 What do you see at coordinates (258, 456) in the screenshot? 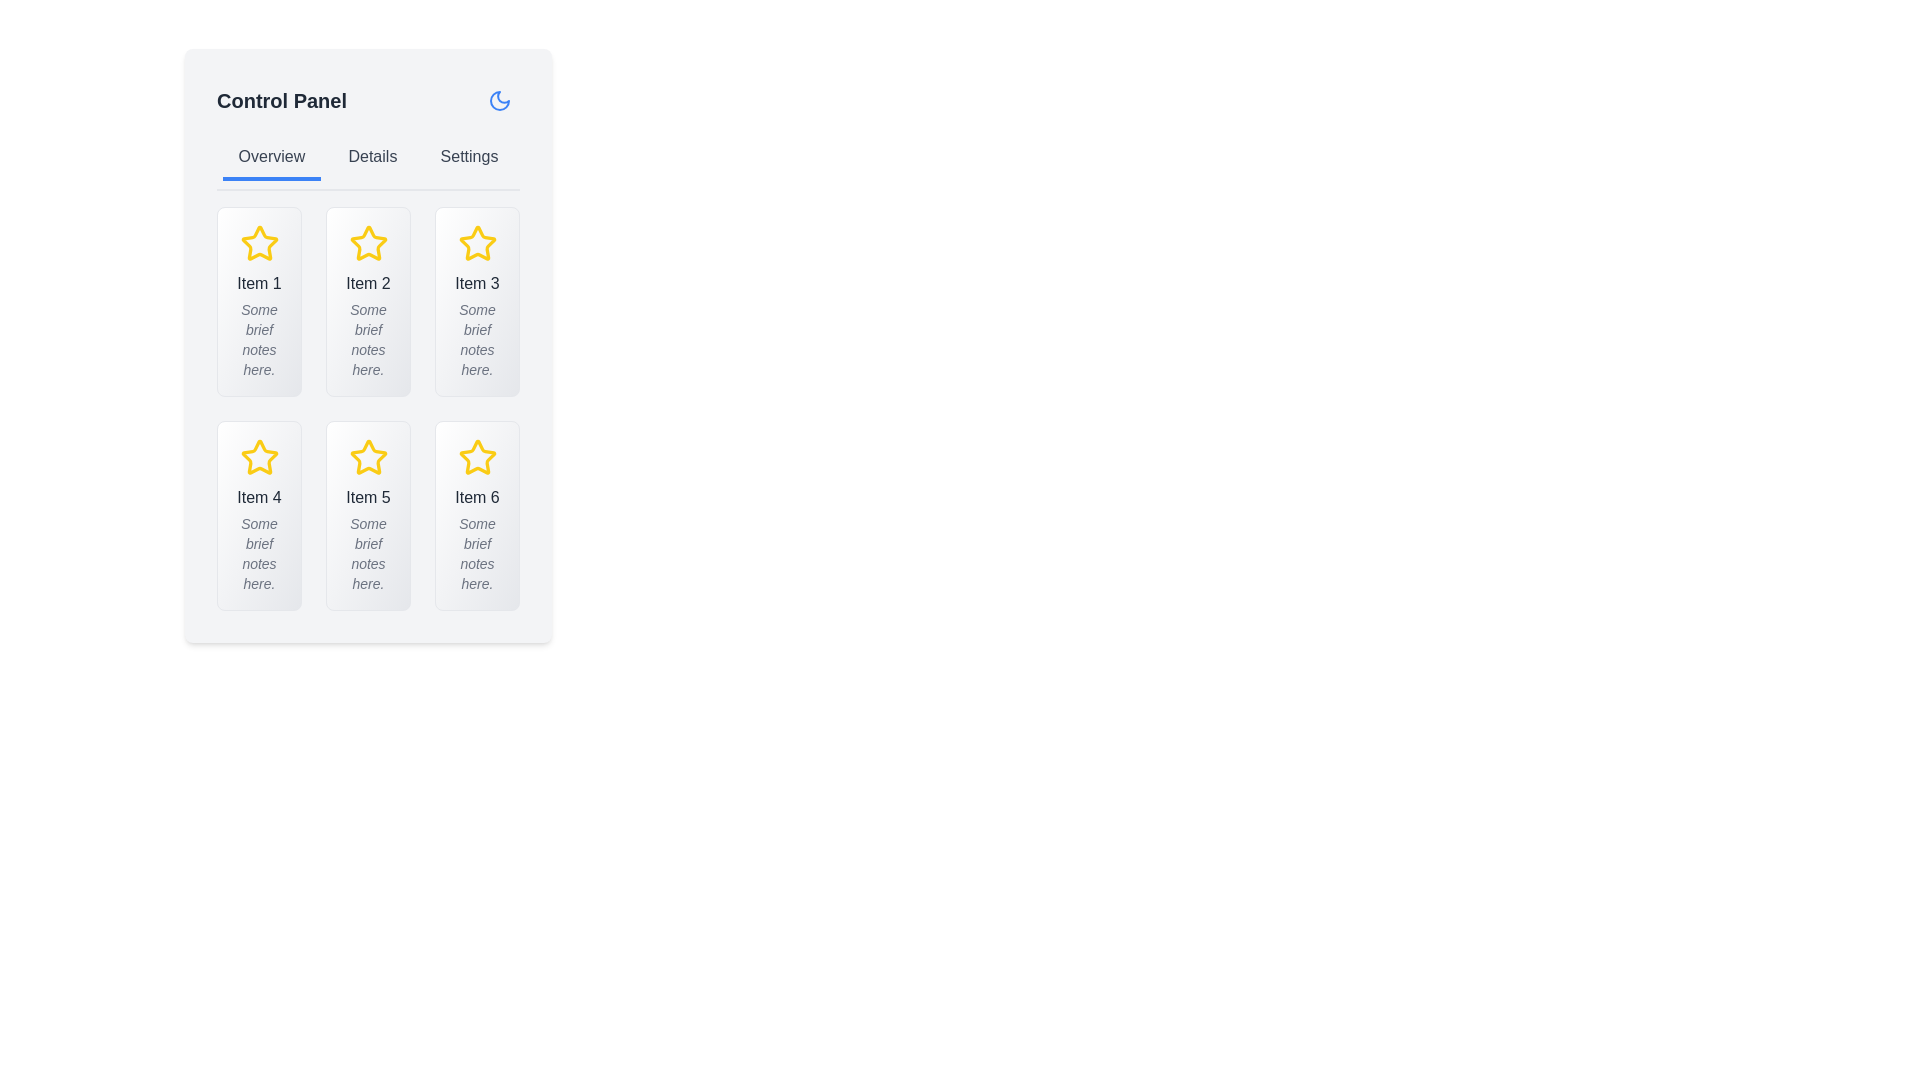
I see `the star icon within the 'Item 4' card in the second row and first column of the grid` at bounding box center [258, 456].